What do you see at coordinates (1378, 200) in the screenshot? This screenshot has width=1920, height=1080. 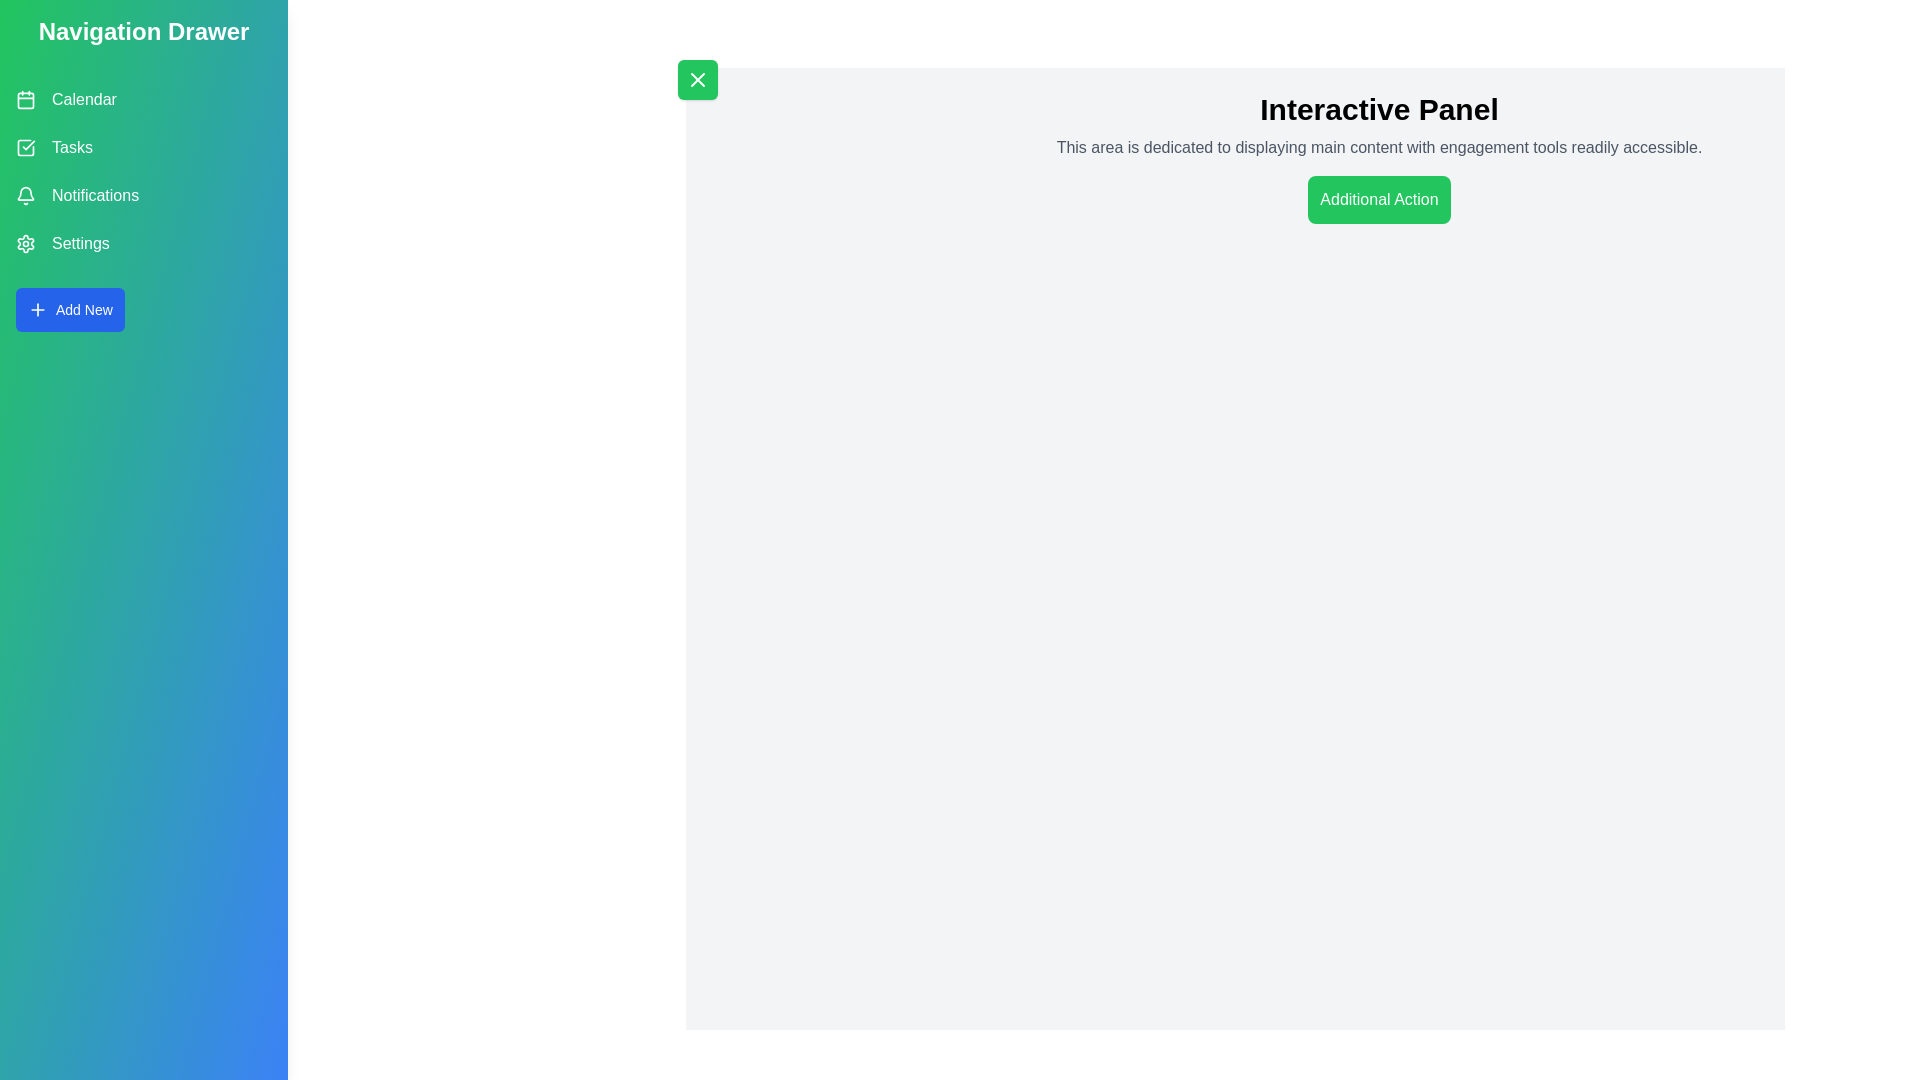 I see `the vibrant green button labeled 'Additional Action' located within the 'Interactive Panel'` at bounding box center [1378, 200].